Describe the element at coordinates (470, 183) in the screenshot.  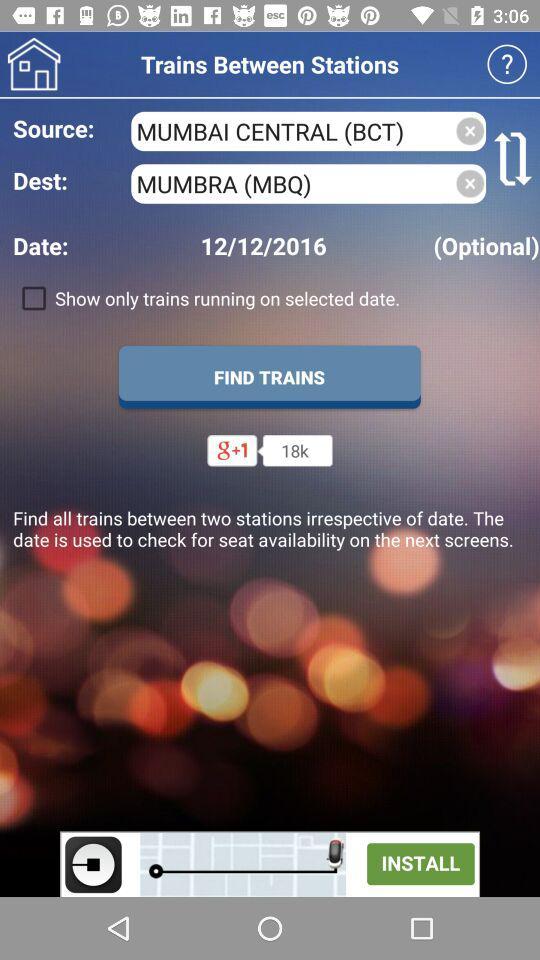
I see `clear destination` at that location.